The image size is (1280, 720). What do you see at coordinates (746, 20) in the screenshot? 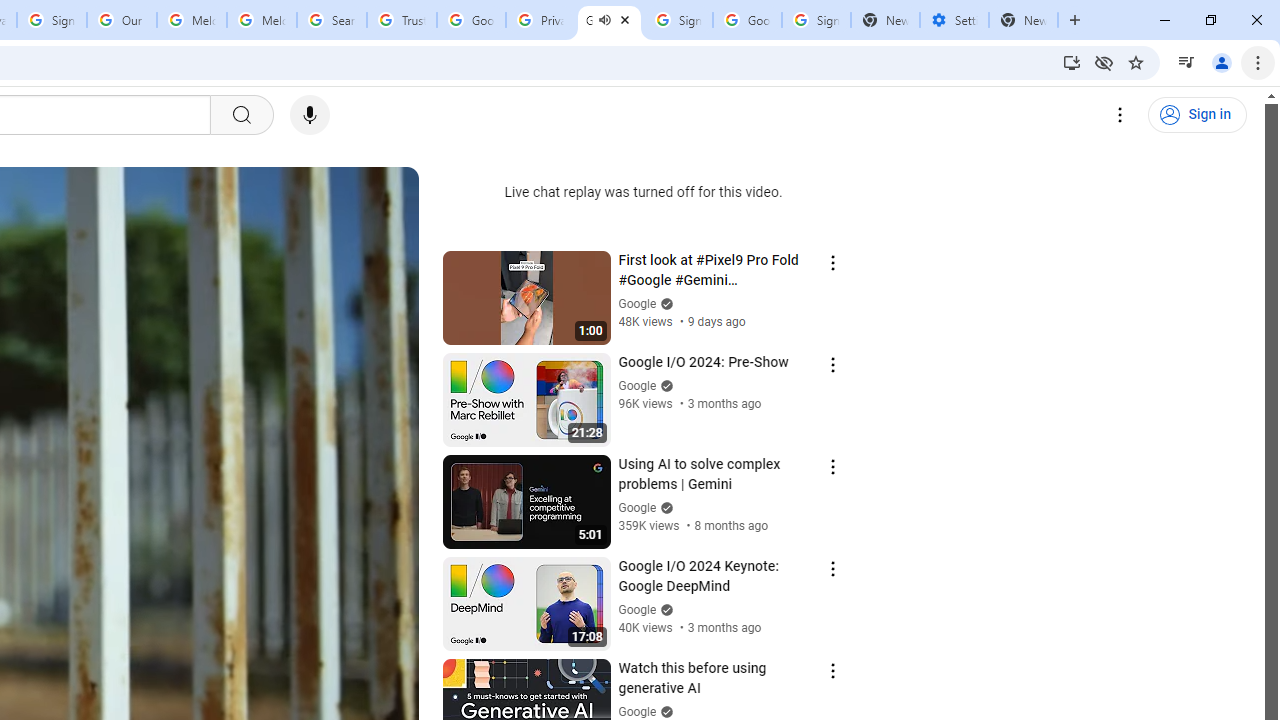
I see `'Google Cybersecurity Innovations - Google Safety Center'` at bounding box center [746, 20].